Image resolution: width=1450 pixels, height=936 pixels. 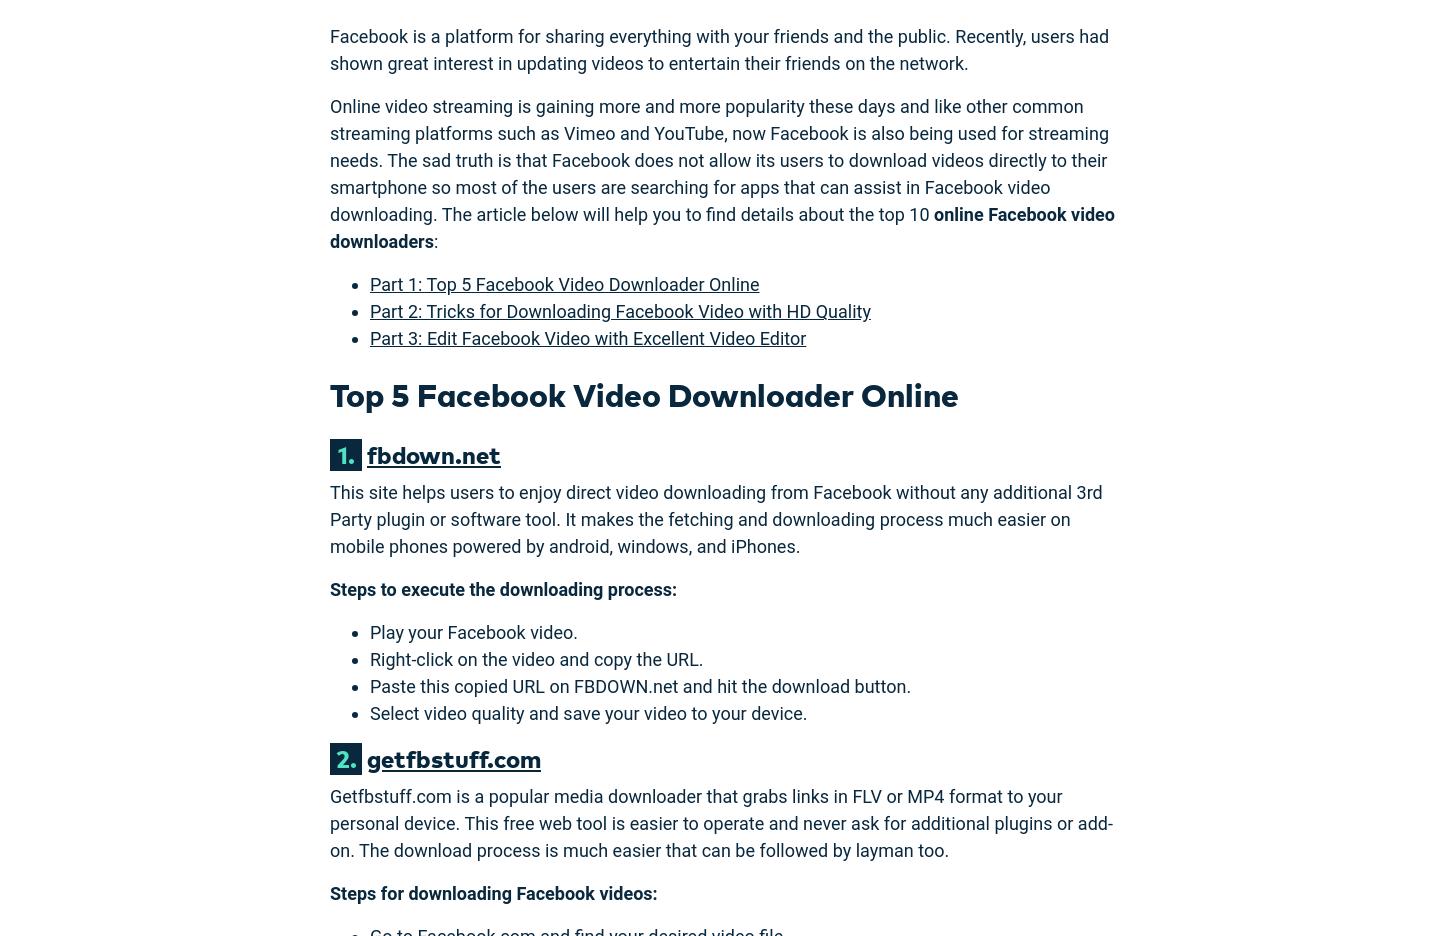 I want to click on 'Part 2: Tricks for Downloading Facebook Video with HD Quality', so click(x=619, y=311).